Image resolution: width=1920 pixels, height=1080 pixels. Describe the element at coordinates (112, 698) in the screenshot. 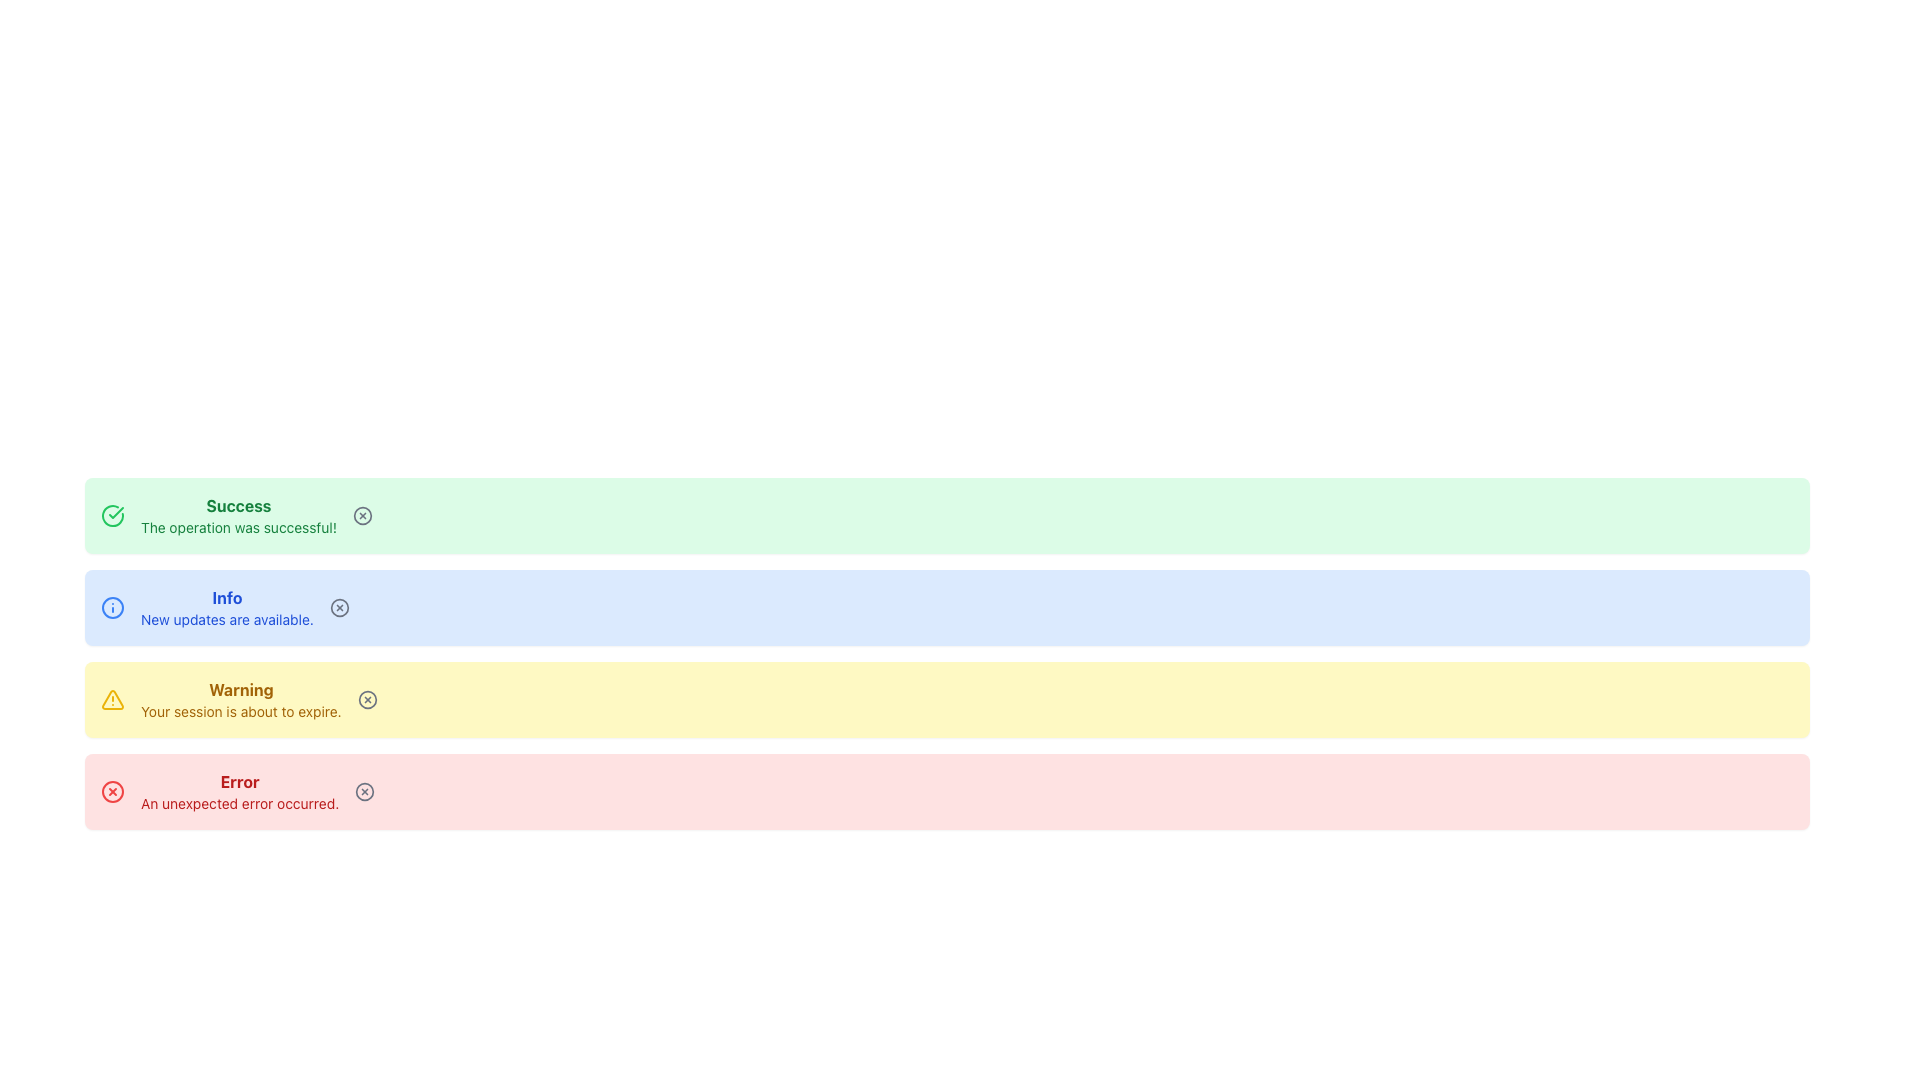

I see `the warning icon in the yellow notification bar that indicates a caution about session expiration, positioned to the left of the text 'Warning, Your session is about to expire.'` at that location.